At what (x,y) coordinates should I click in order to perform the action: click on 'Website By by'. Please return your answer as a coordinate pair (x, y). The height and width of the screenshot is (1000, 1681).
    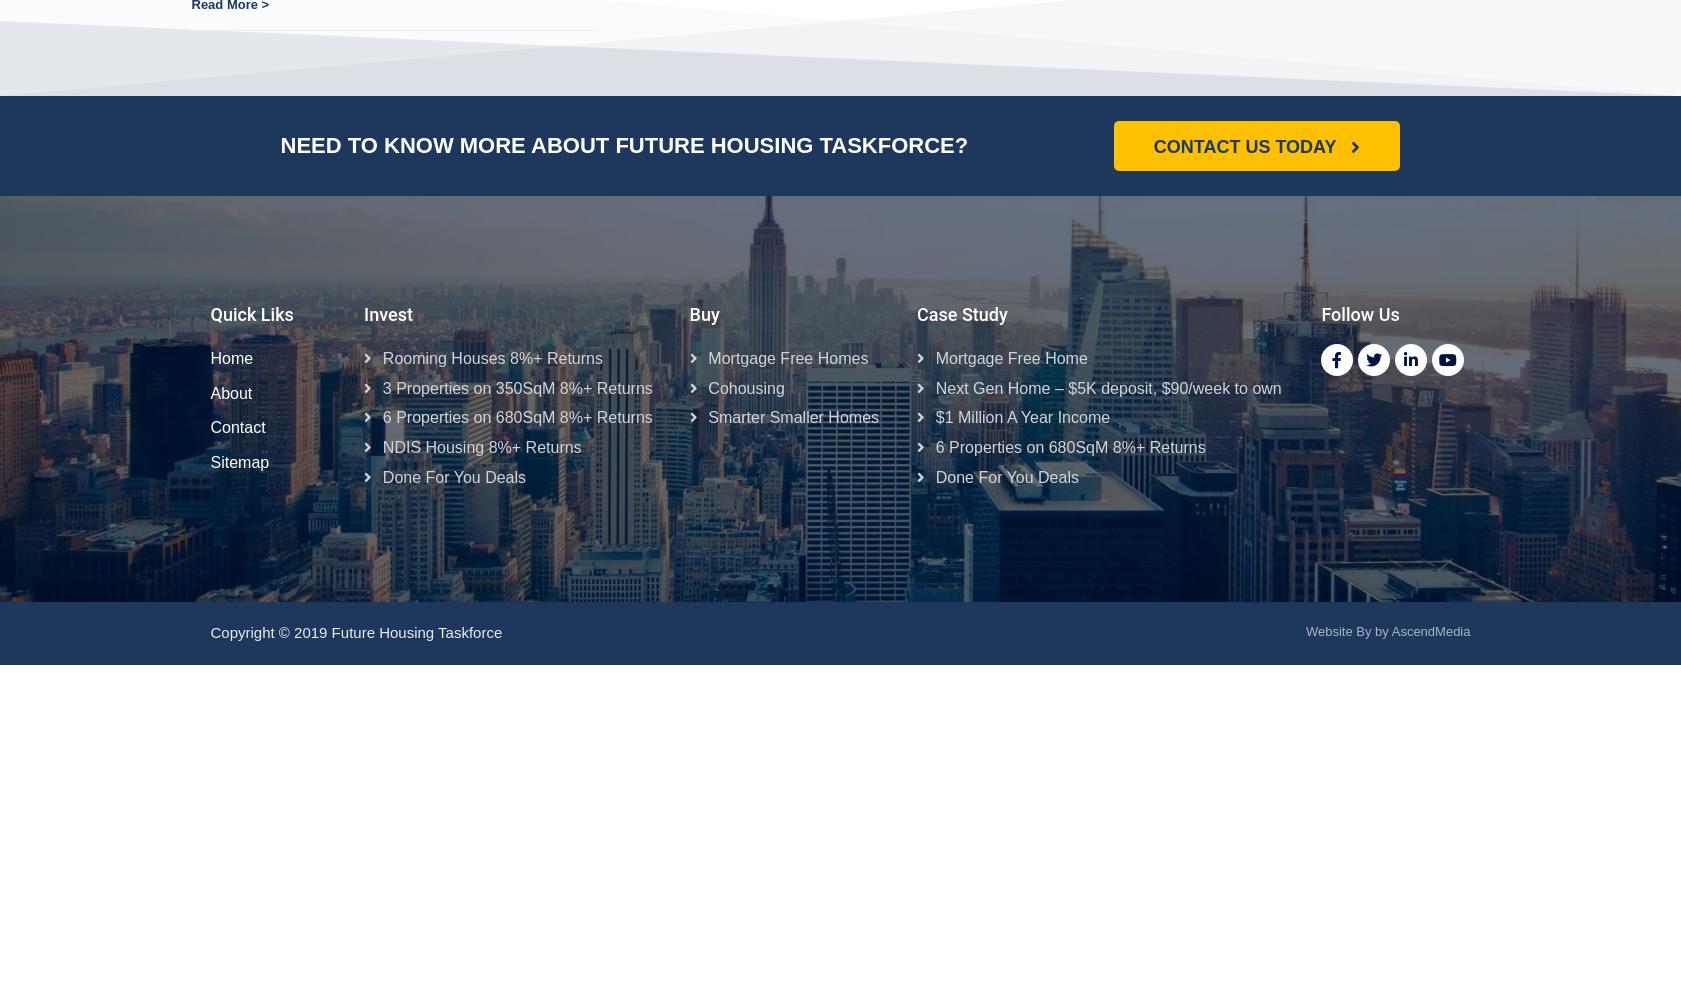
    Looking at the image, I should click on (1344, 631).